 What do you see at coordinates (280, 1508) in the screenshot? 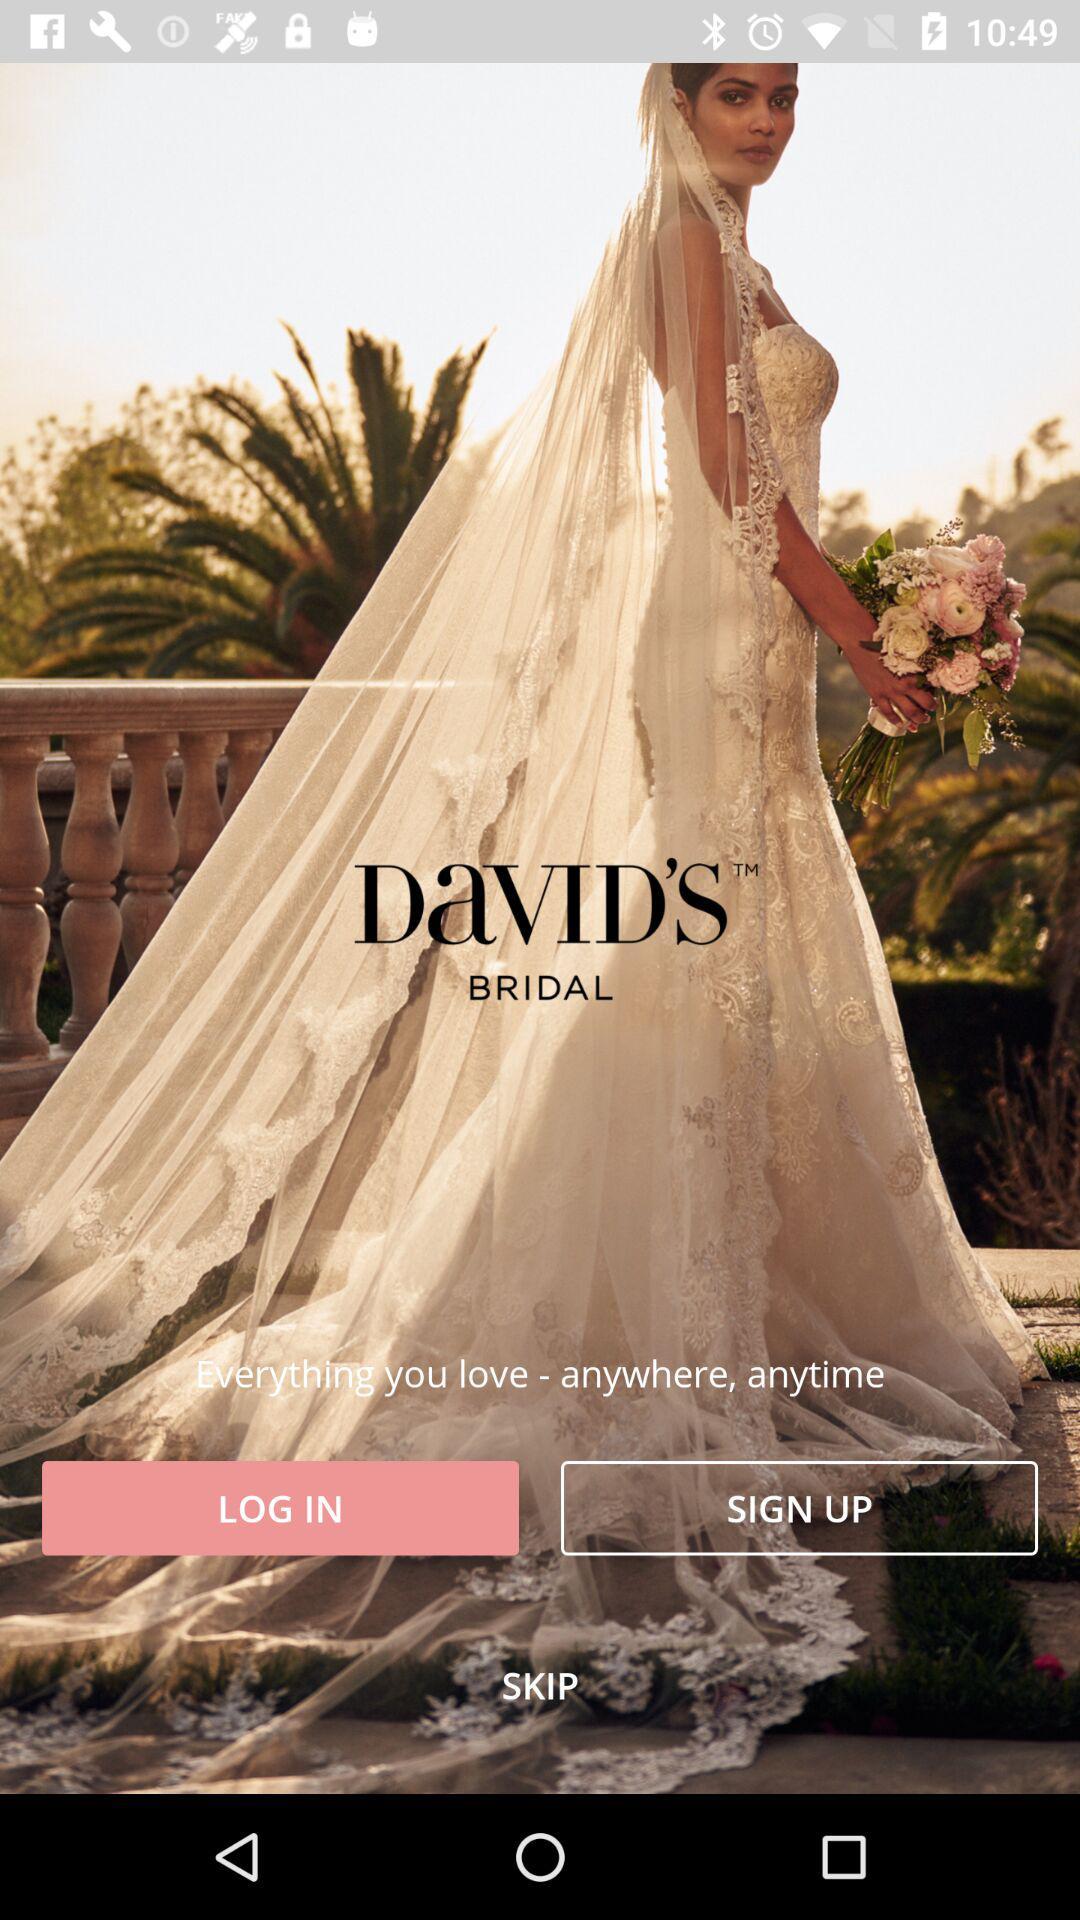
I see `the icon to the left of the sign up item` at bounding box center [280, 1508].